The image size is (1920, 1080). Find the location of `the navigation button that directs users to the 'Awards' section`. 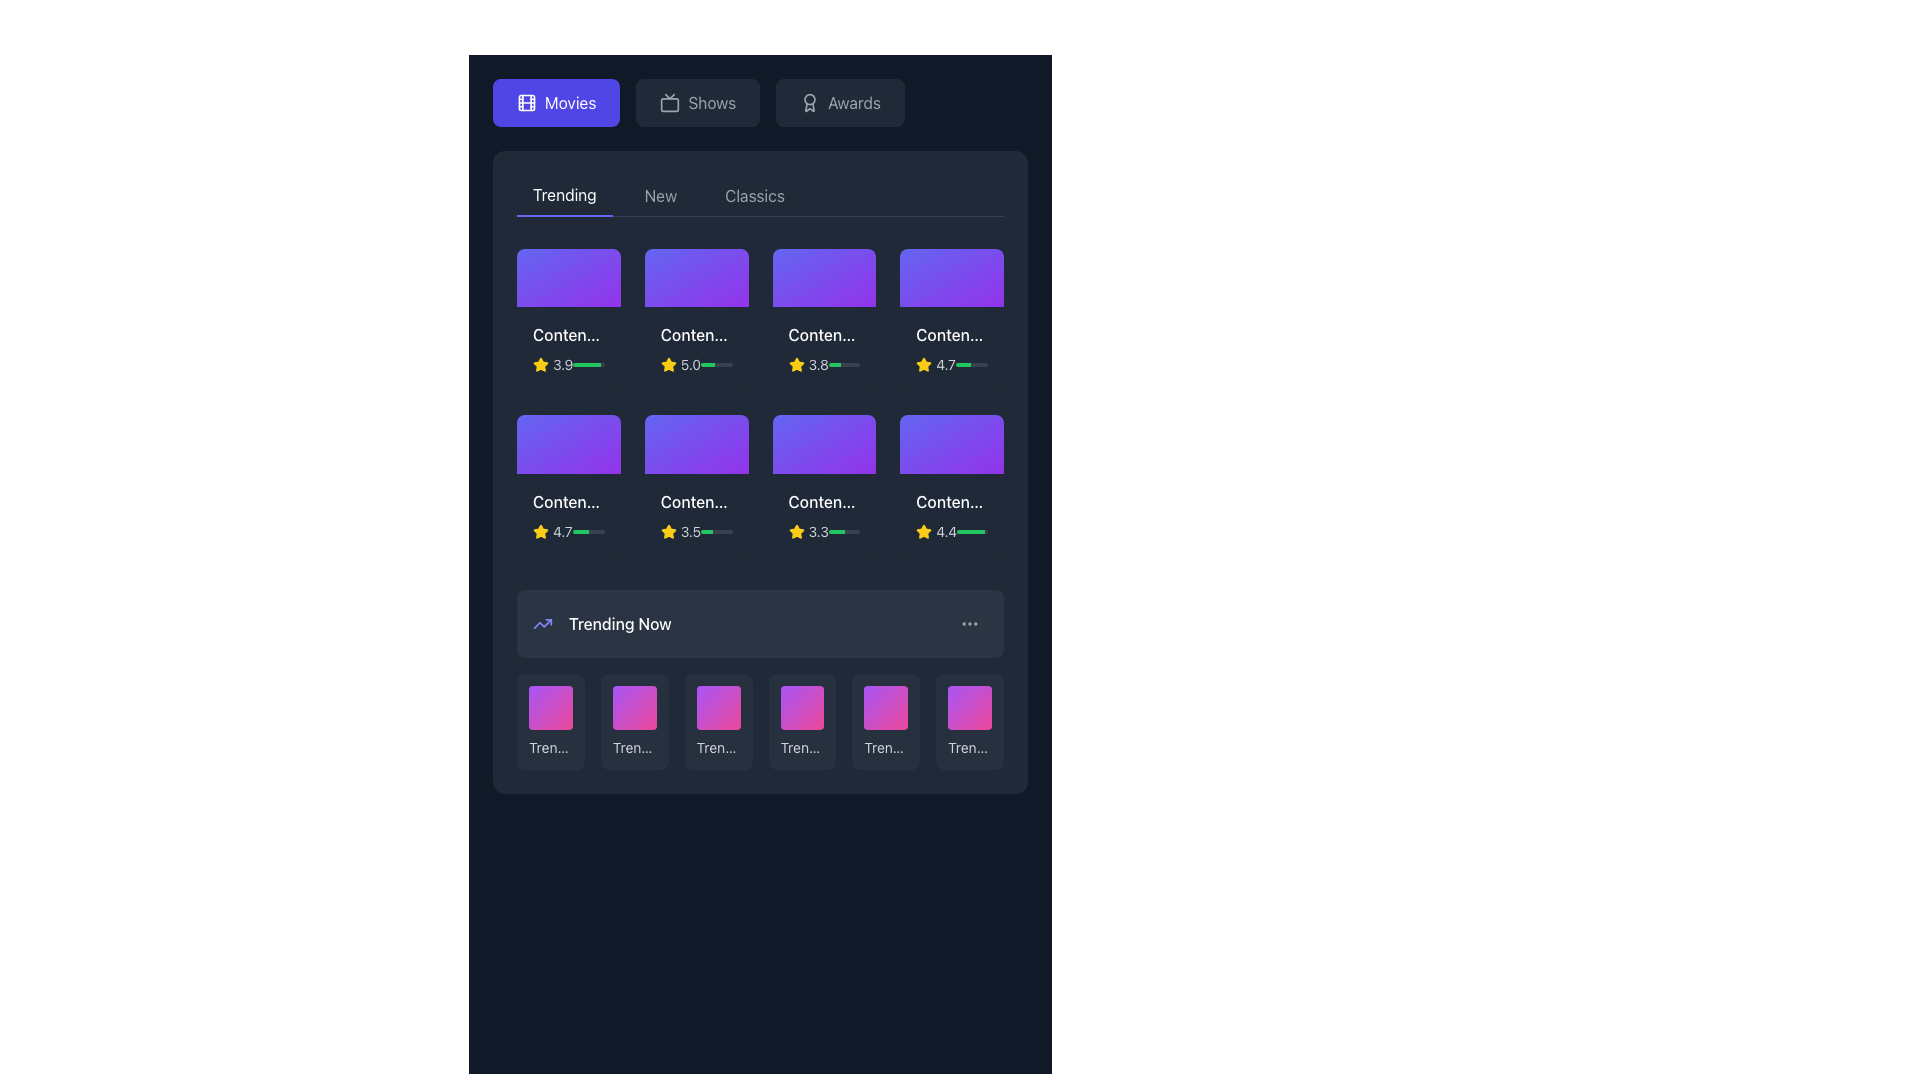

the navigation button that directs users to the 'Awards' section is located at coordinates (840, 103).